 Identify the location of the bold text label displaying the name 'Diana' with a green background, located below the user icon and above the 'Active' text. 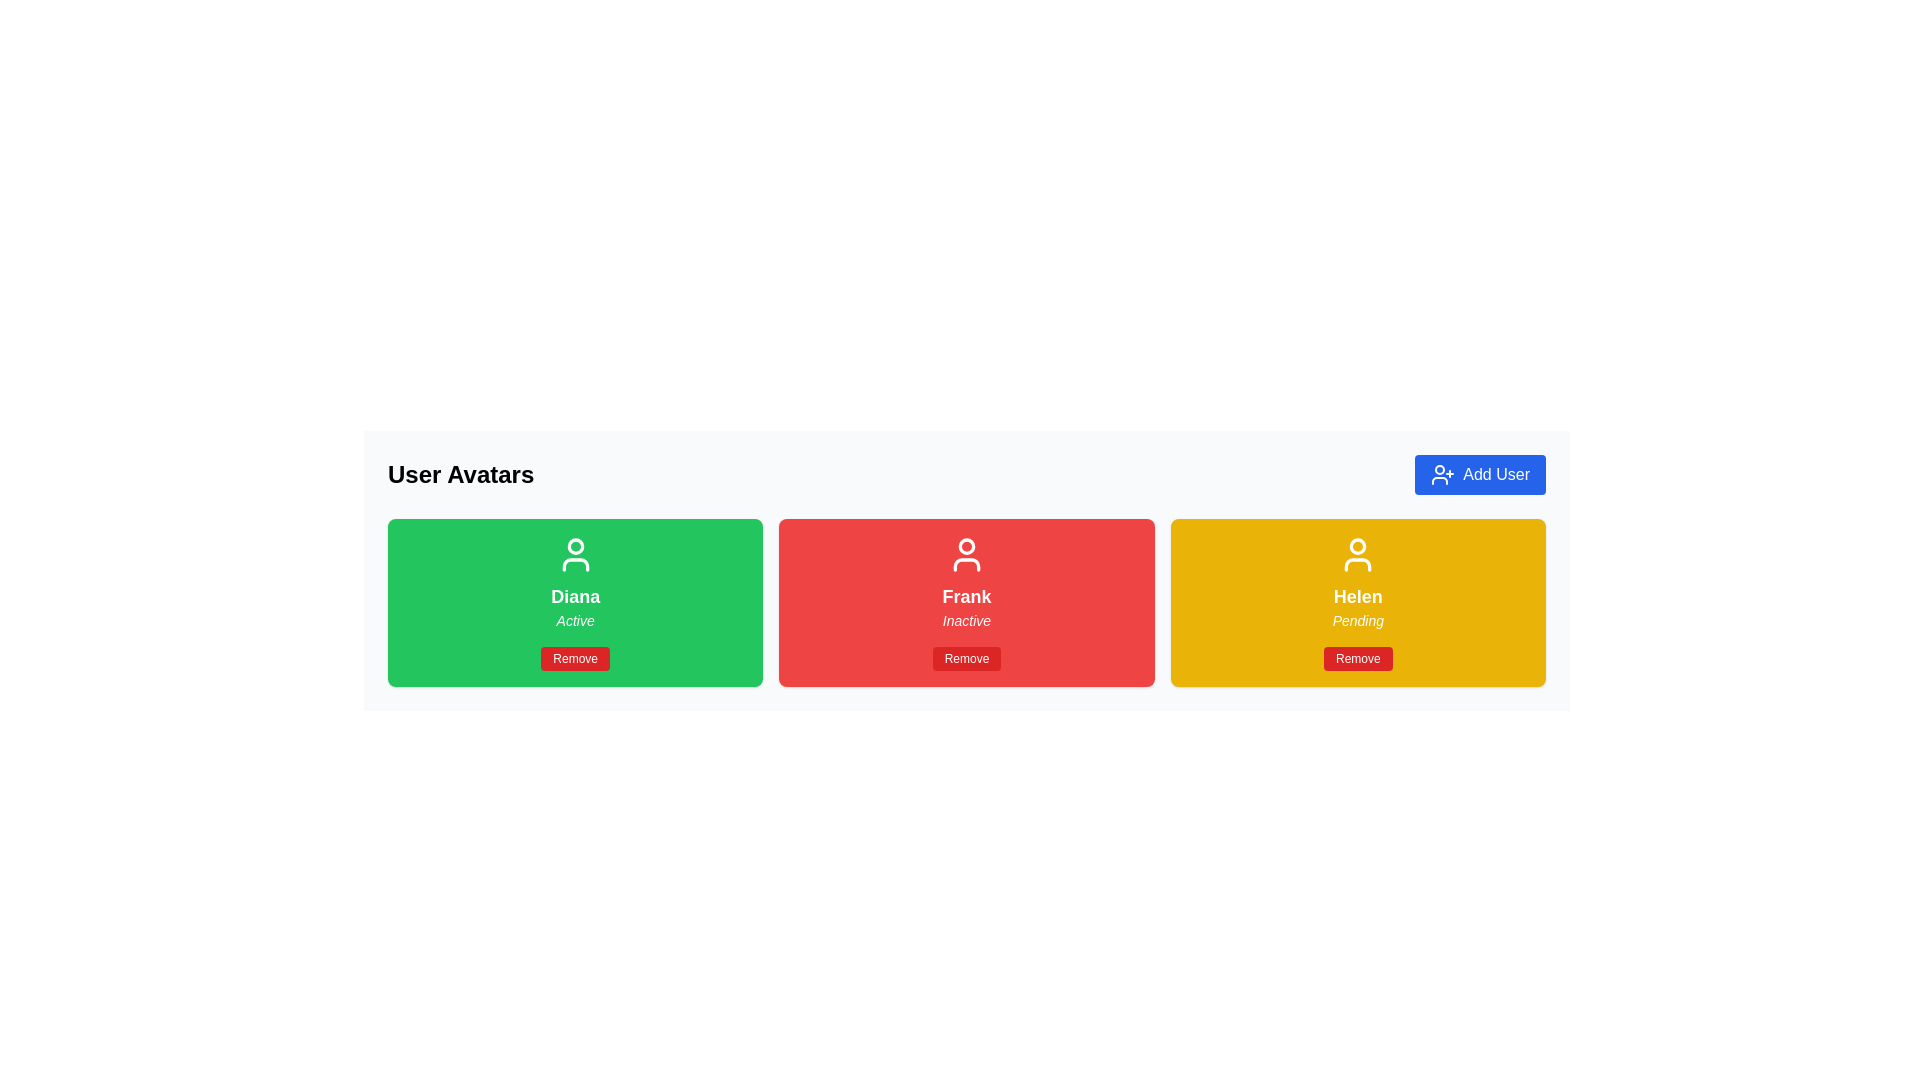
(574, 596).